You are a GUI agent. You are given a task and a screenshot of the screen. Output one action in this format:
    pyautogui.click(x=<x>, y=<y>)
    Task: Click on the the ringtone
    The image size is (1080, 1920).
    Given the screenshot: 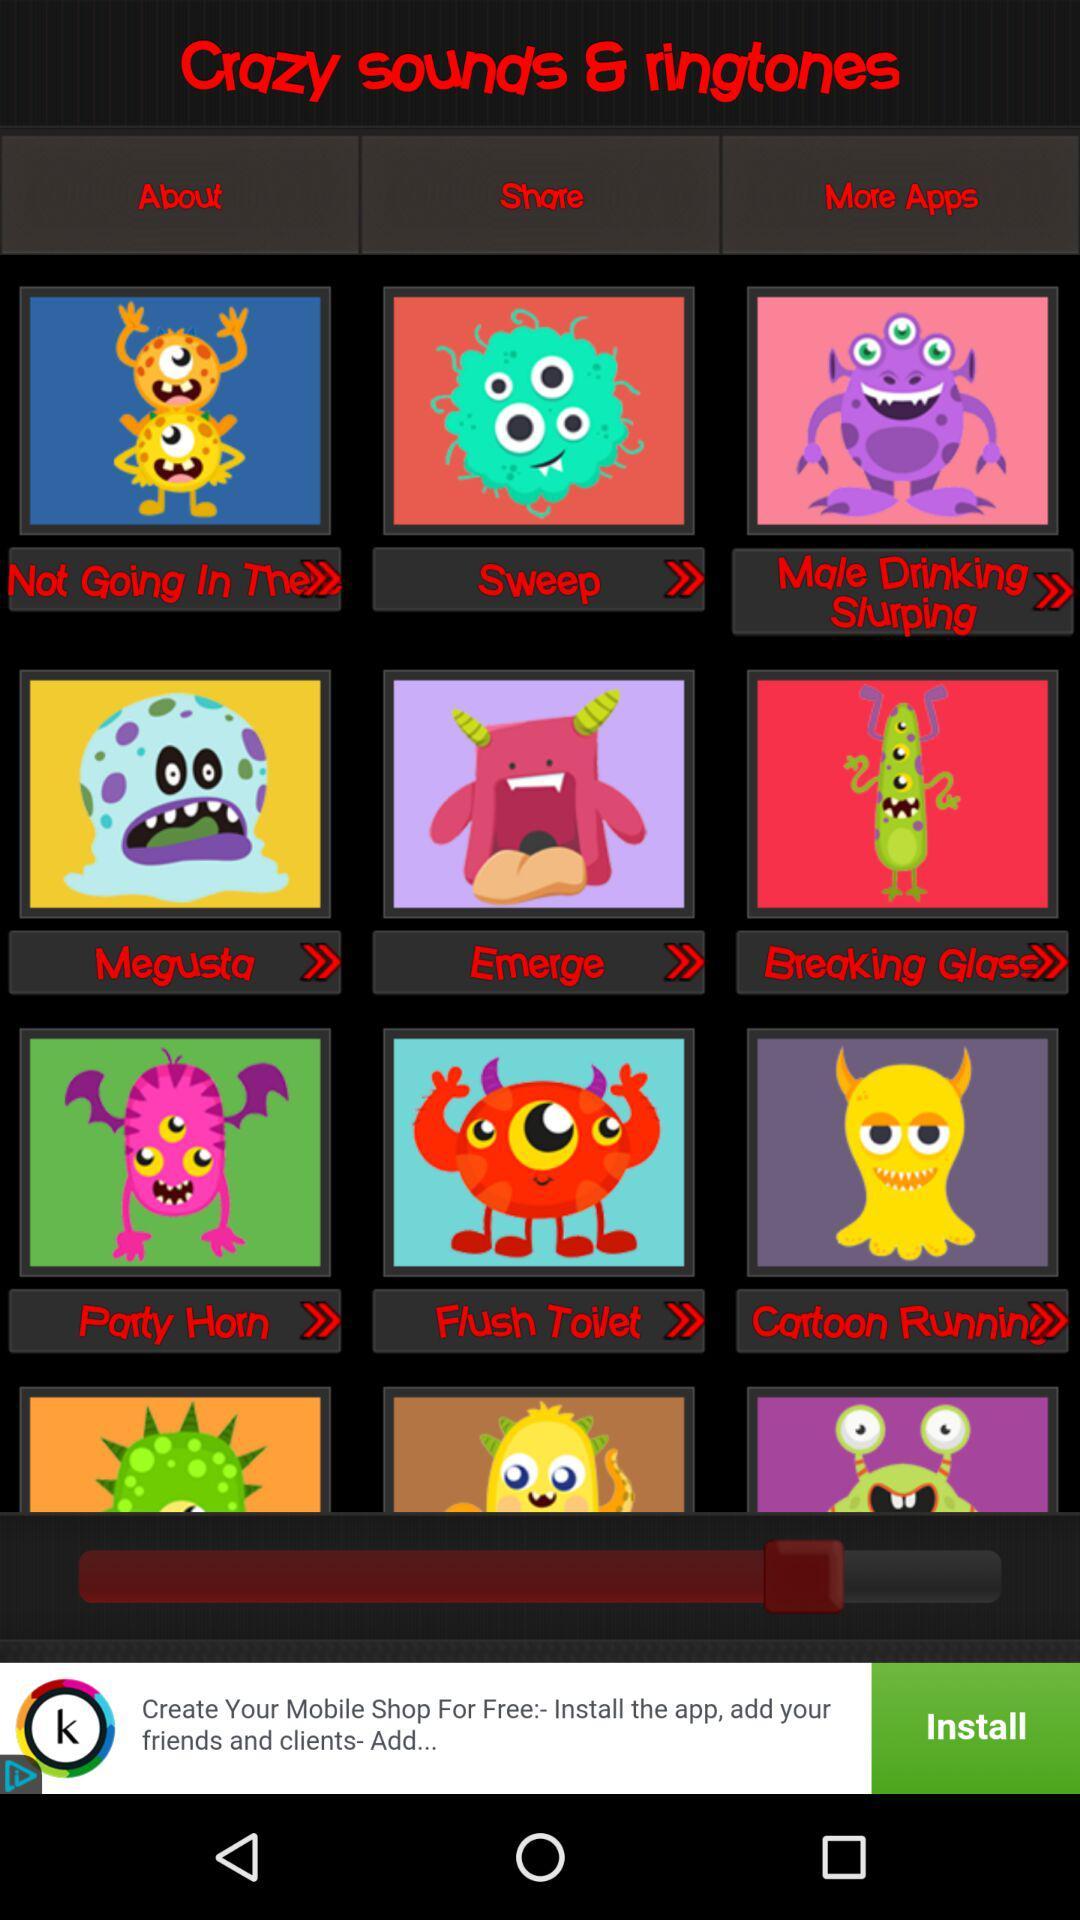 What is the action you would take?
    pyautogui.click(x=174, y=794)
    